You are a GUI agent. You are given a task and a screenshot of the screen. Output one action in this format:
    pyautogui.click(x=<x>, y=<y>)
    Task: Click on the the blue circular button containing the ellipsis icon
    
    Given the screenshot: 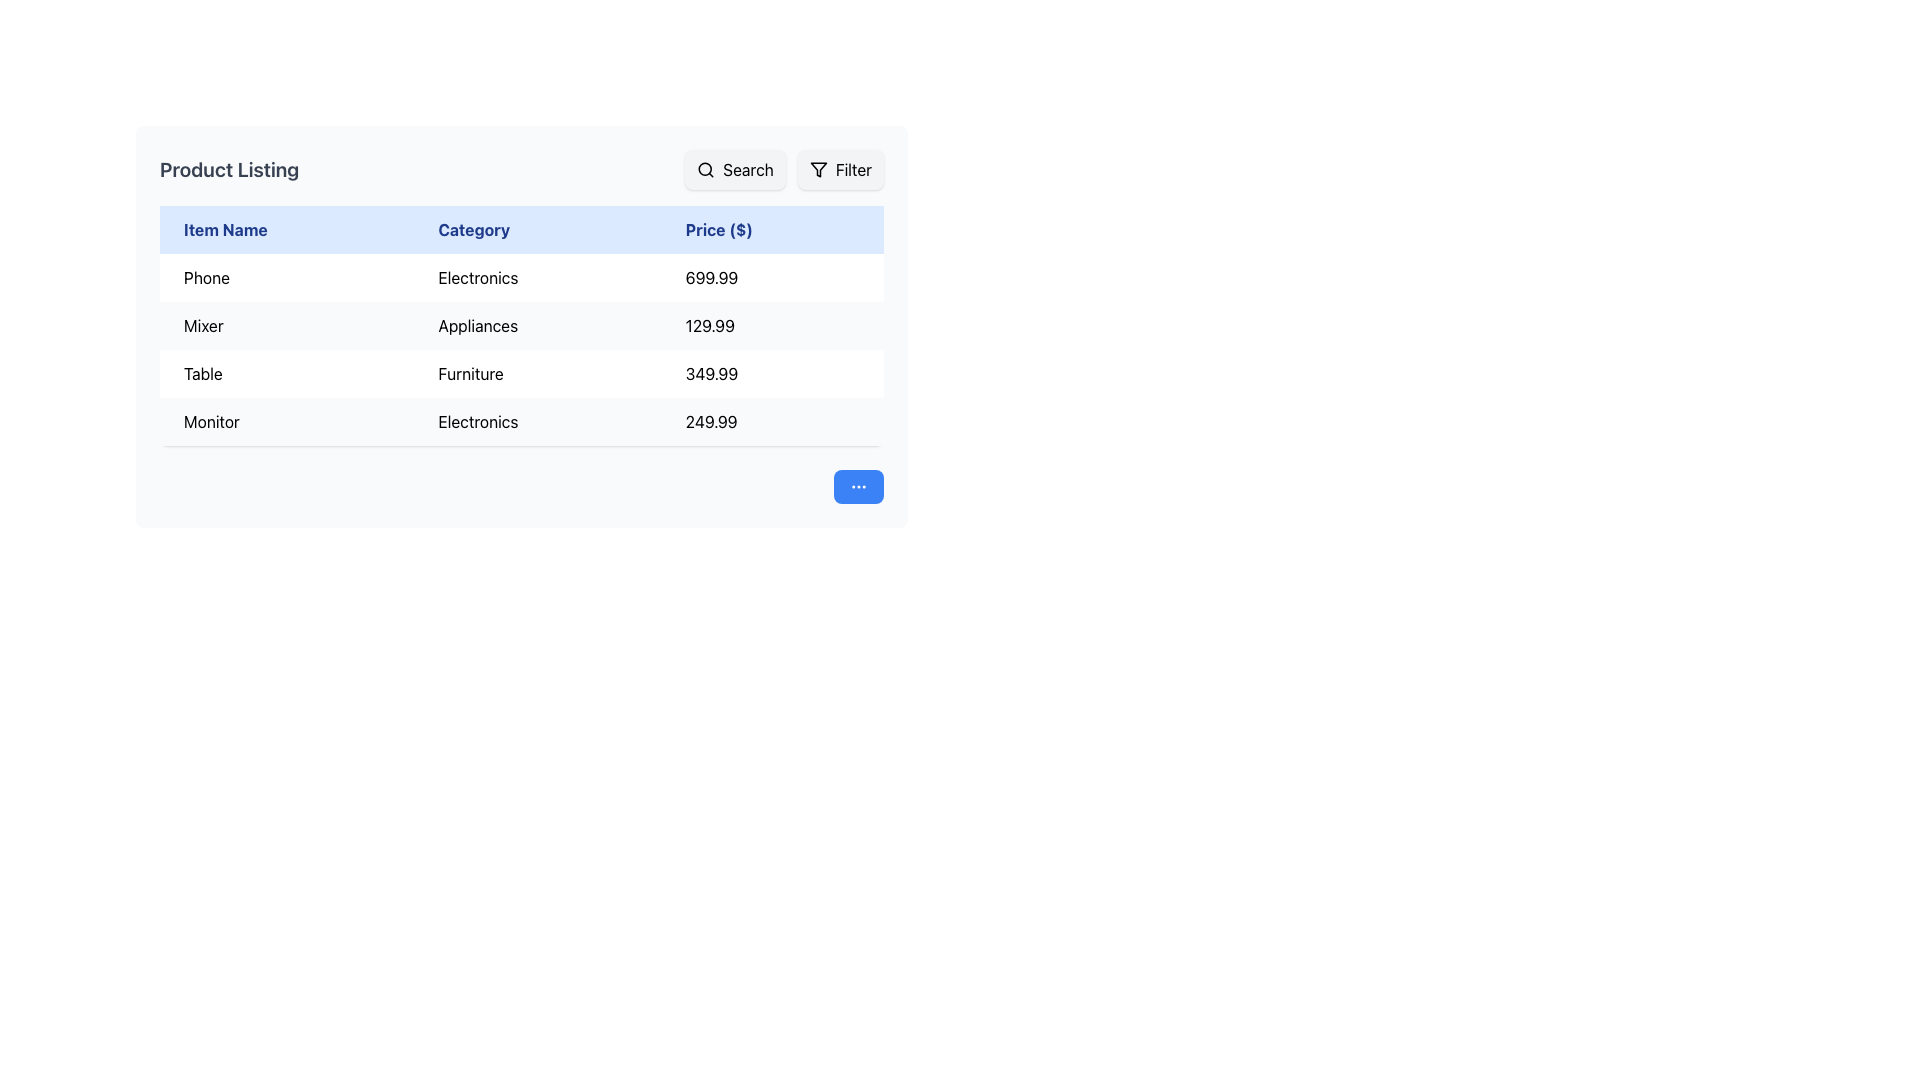 What is the action you would take?
    pyautogui.click(x=859, y=486)
    